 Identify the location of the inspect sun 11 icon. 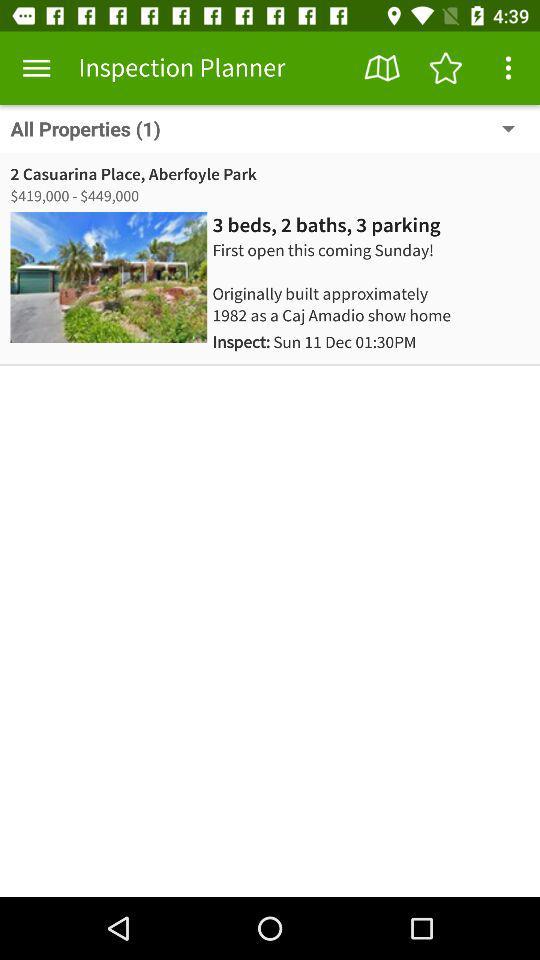
(314, 342).